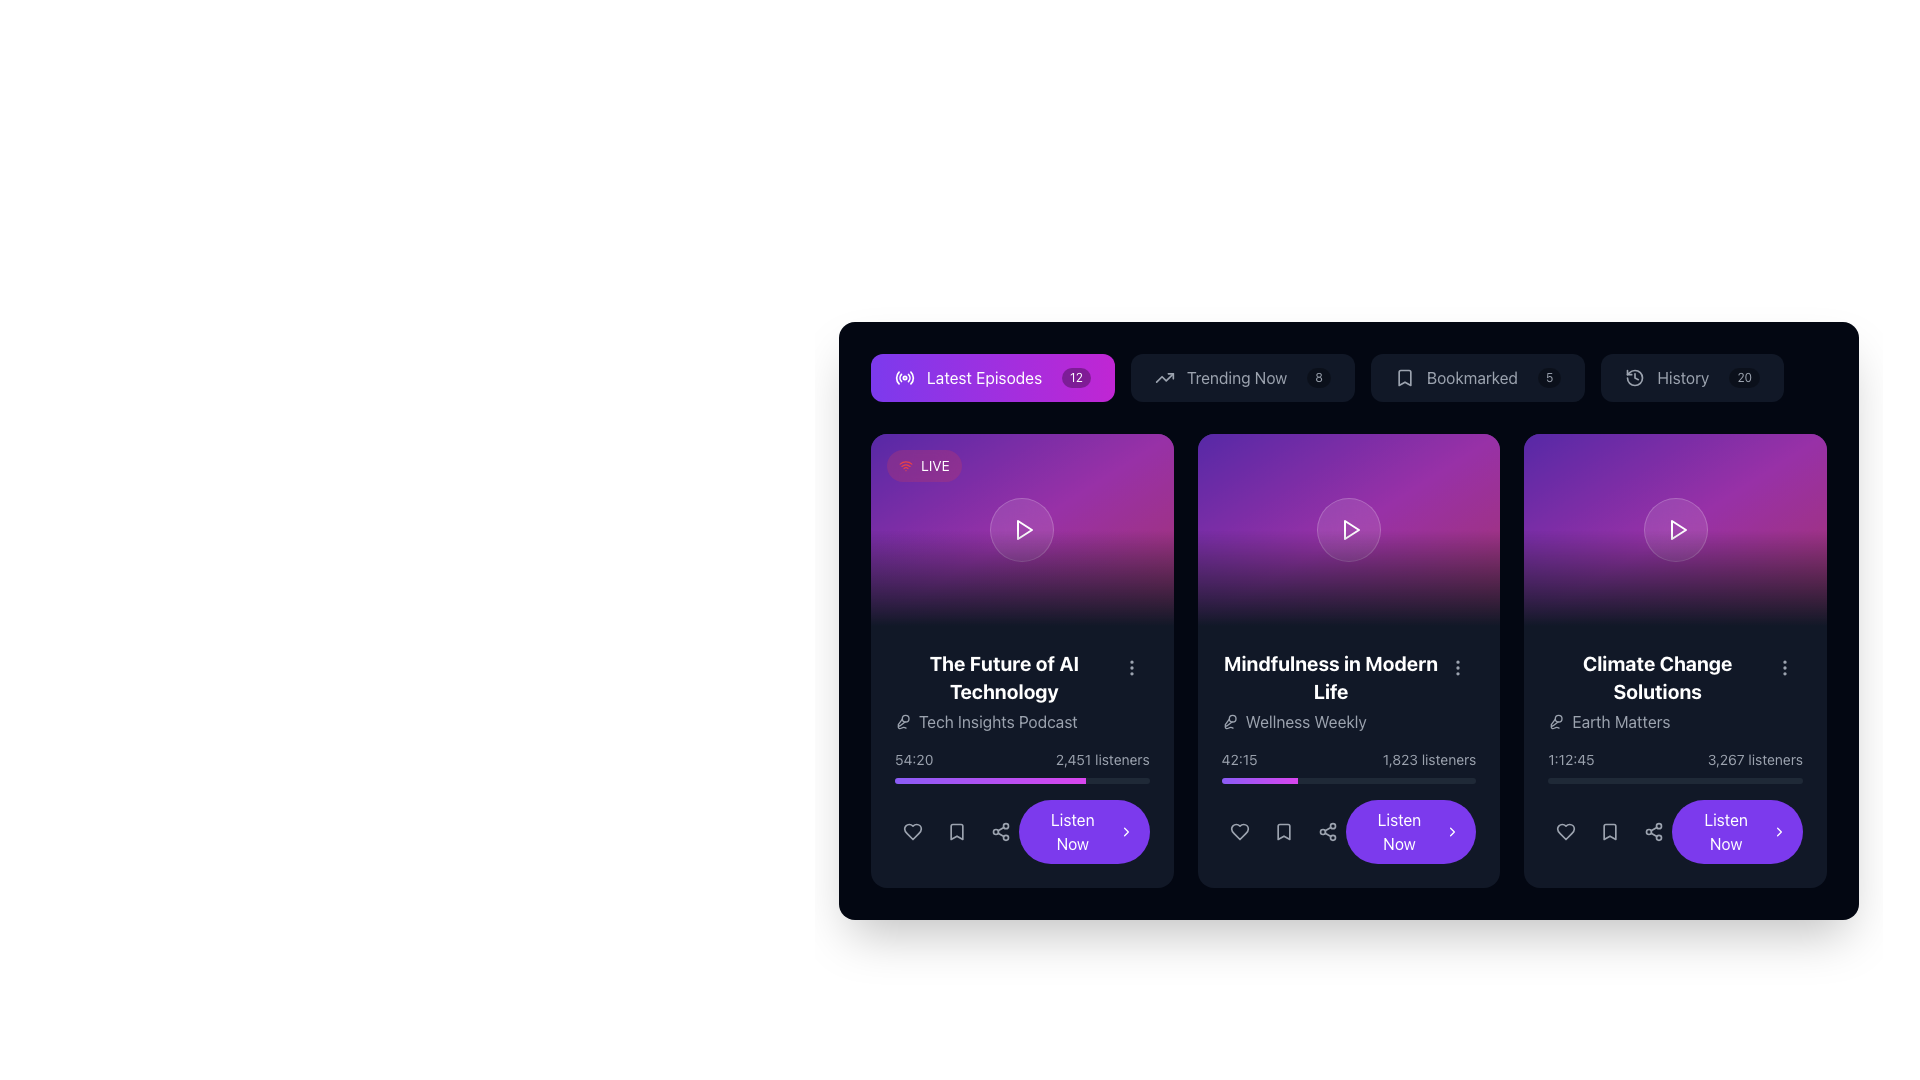 The height and width of the screenshot is (1080, 1920). I want to click on the chevron icon located to the right of the 'Listen Now' text within the rounded button at the bottom of the 'Climate Change Solutions' card, so click(1452, 832).